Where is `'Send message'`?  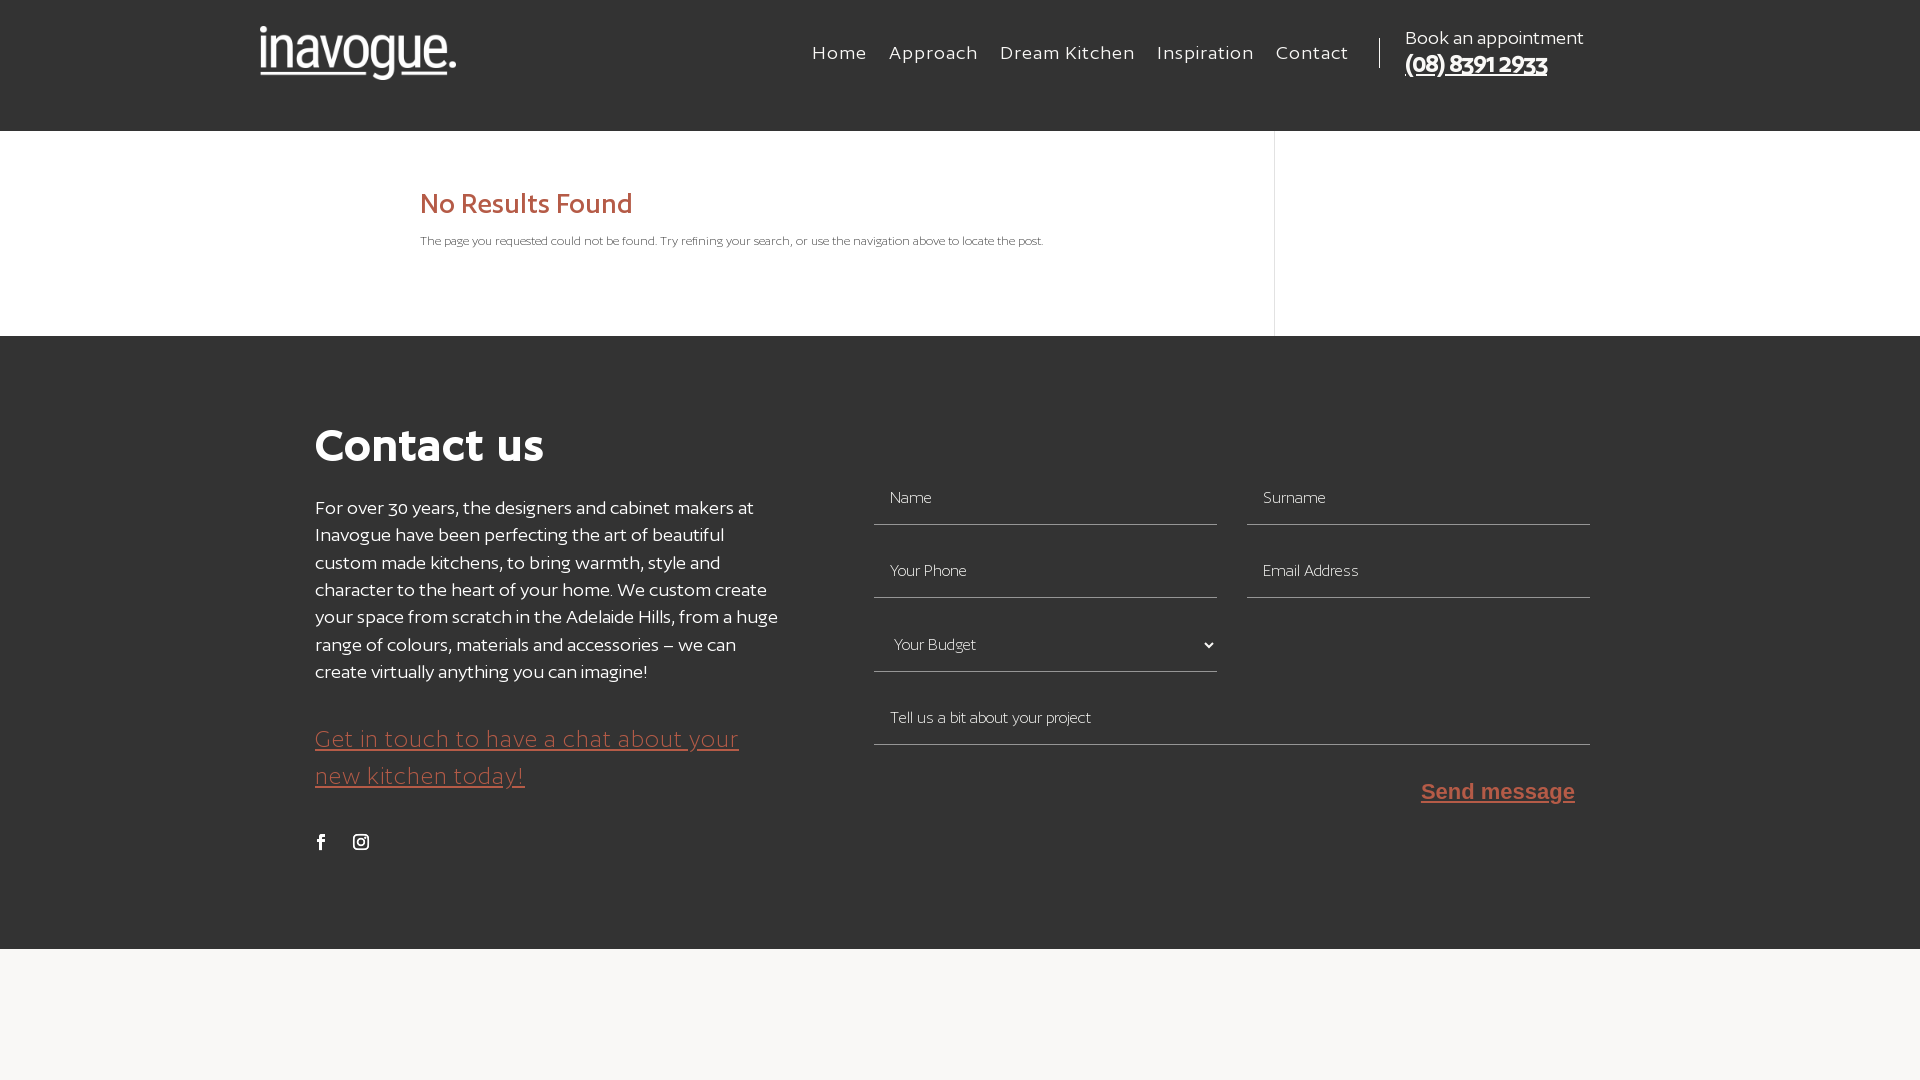
'Send message' is located at coordinates (1497, 790).